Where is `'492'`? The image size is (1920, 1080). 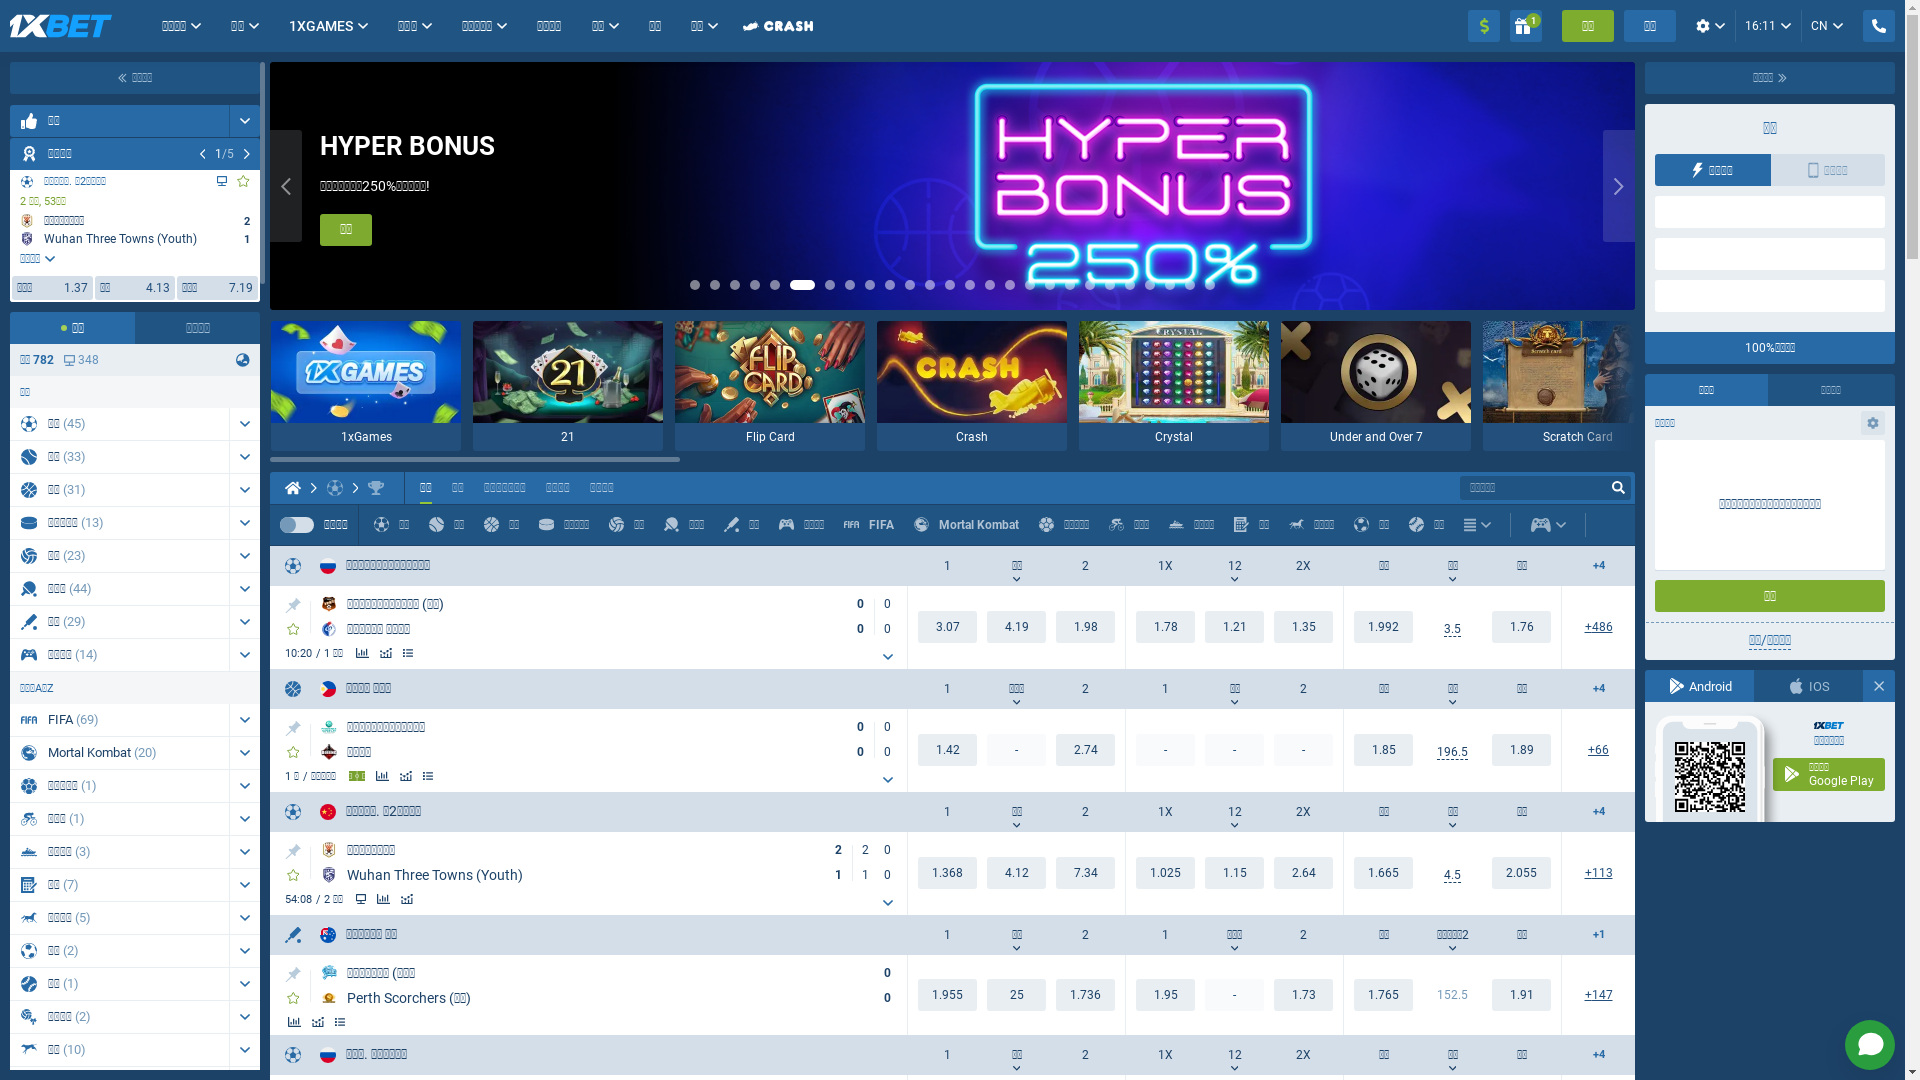
'492' is located at coordinates (1560, 626).